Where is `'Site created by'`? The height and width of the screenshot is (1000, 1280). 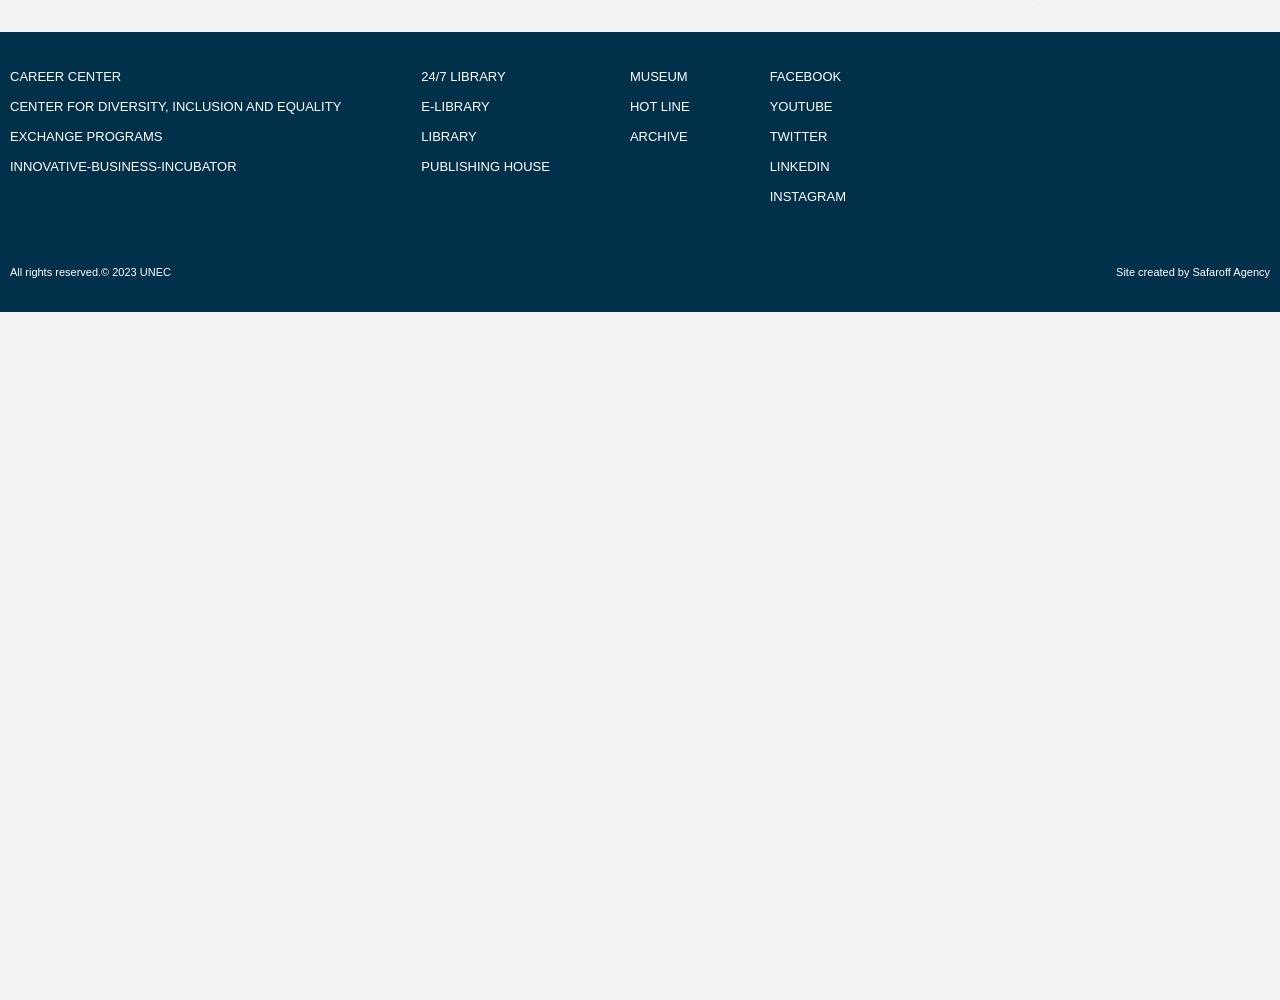
'Site created by' is located at coordinates (1154, 272).